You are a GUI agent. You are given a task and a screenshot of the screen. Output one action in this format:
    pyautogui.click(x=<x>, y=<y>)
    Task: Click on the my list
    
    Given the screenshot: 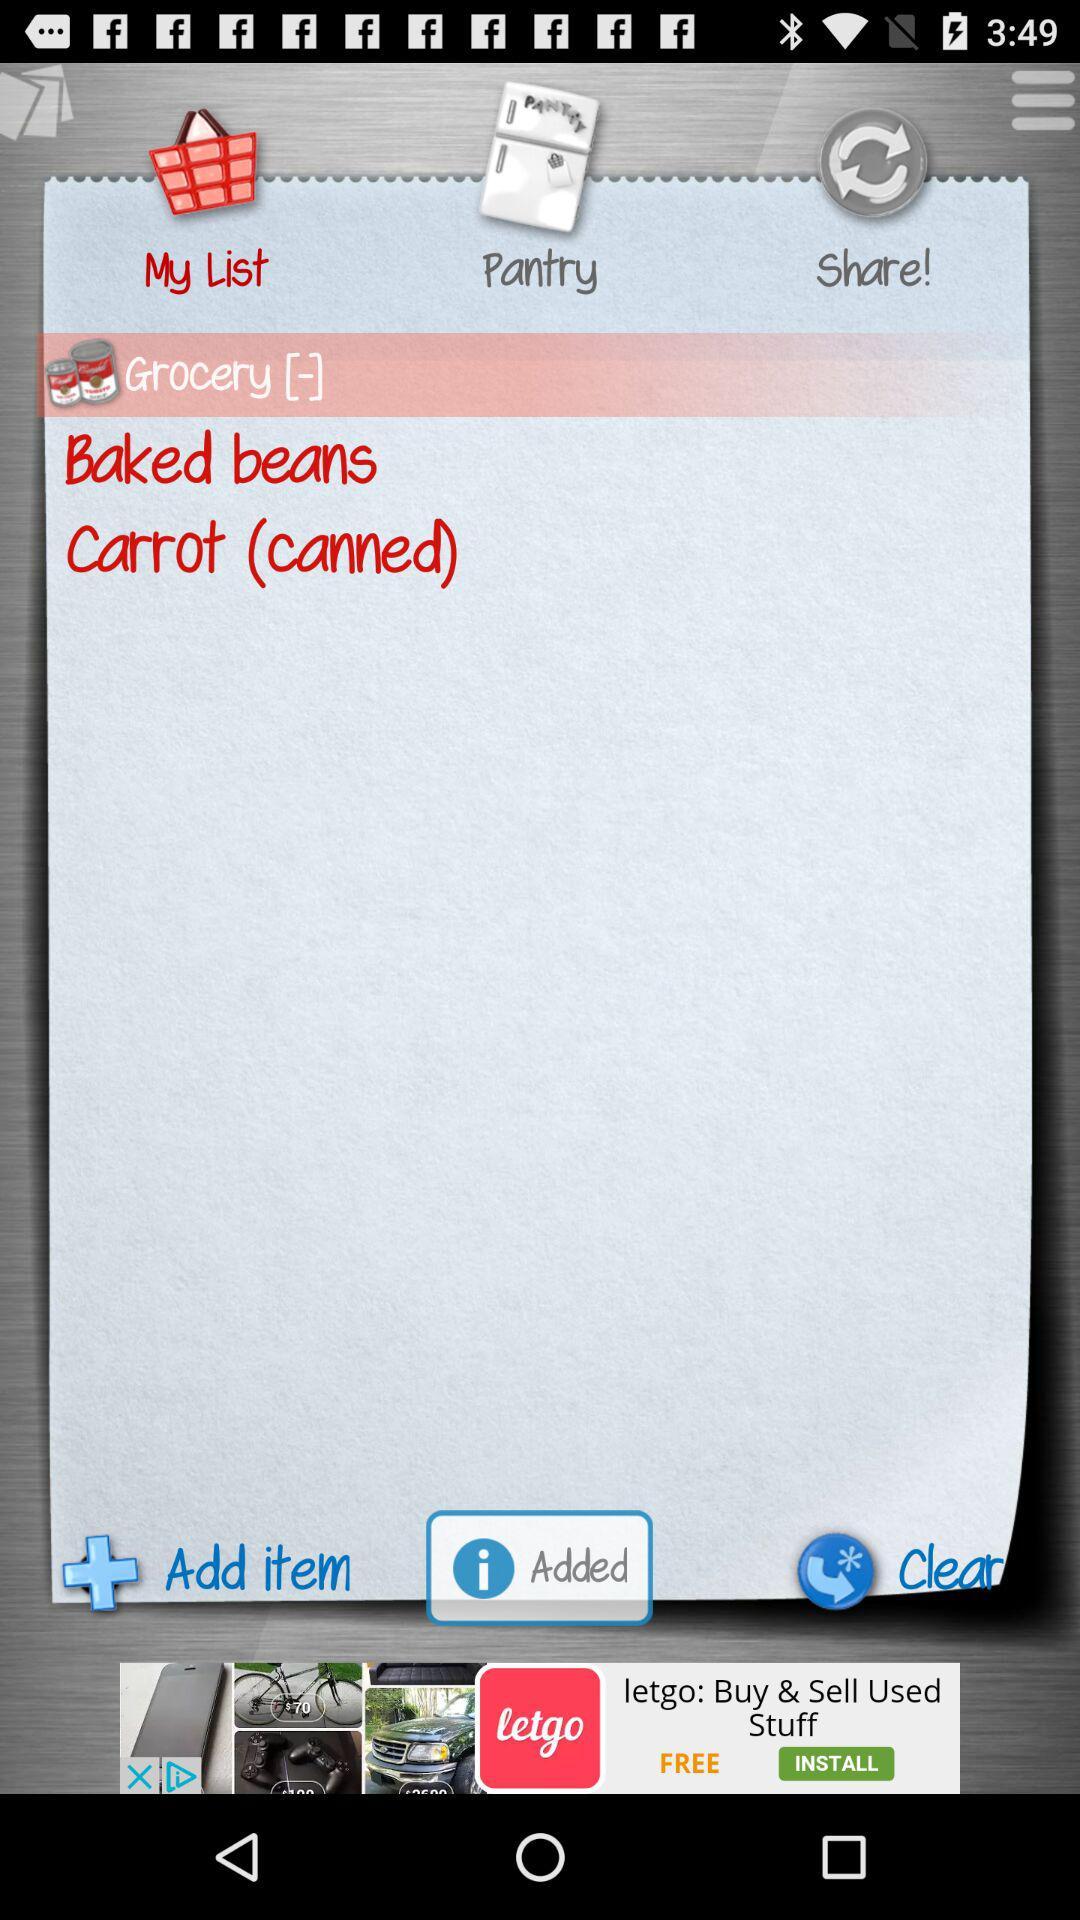 What is the action you would take?
    pyautogui.click(x=206, y=165)
    